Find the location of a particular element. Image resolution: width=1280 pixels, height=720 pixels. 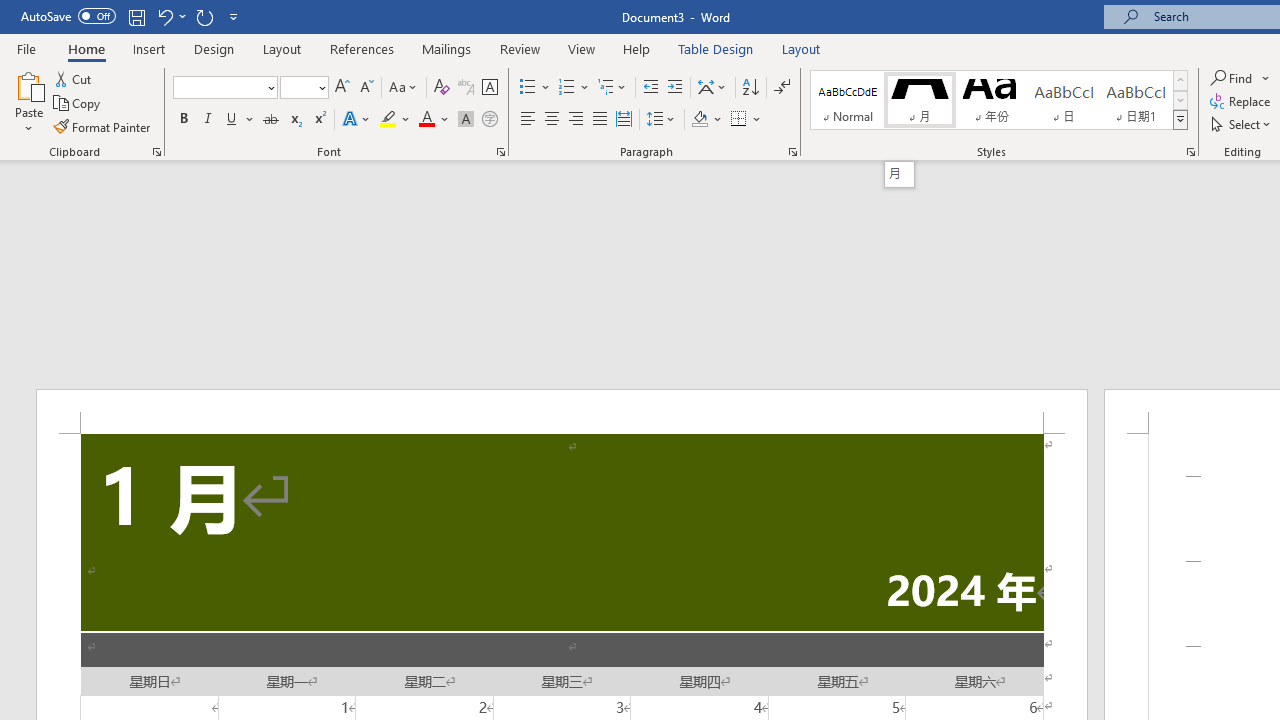

'Character Border' is located at coordinates (489, 86).